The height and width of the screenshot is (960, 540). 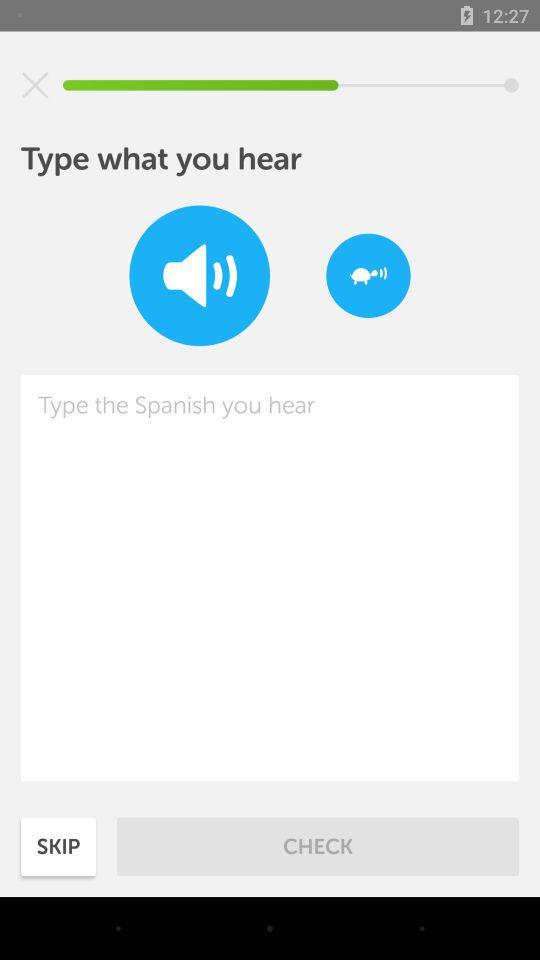 I want to click on words to transcribe, so click(x=270, y=578).